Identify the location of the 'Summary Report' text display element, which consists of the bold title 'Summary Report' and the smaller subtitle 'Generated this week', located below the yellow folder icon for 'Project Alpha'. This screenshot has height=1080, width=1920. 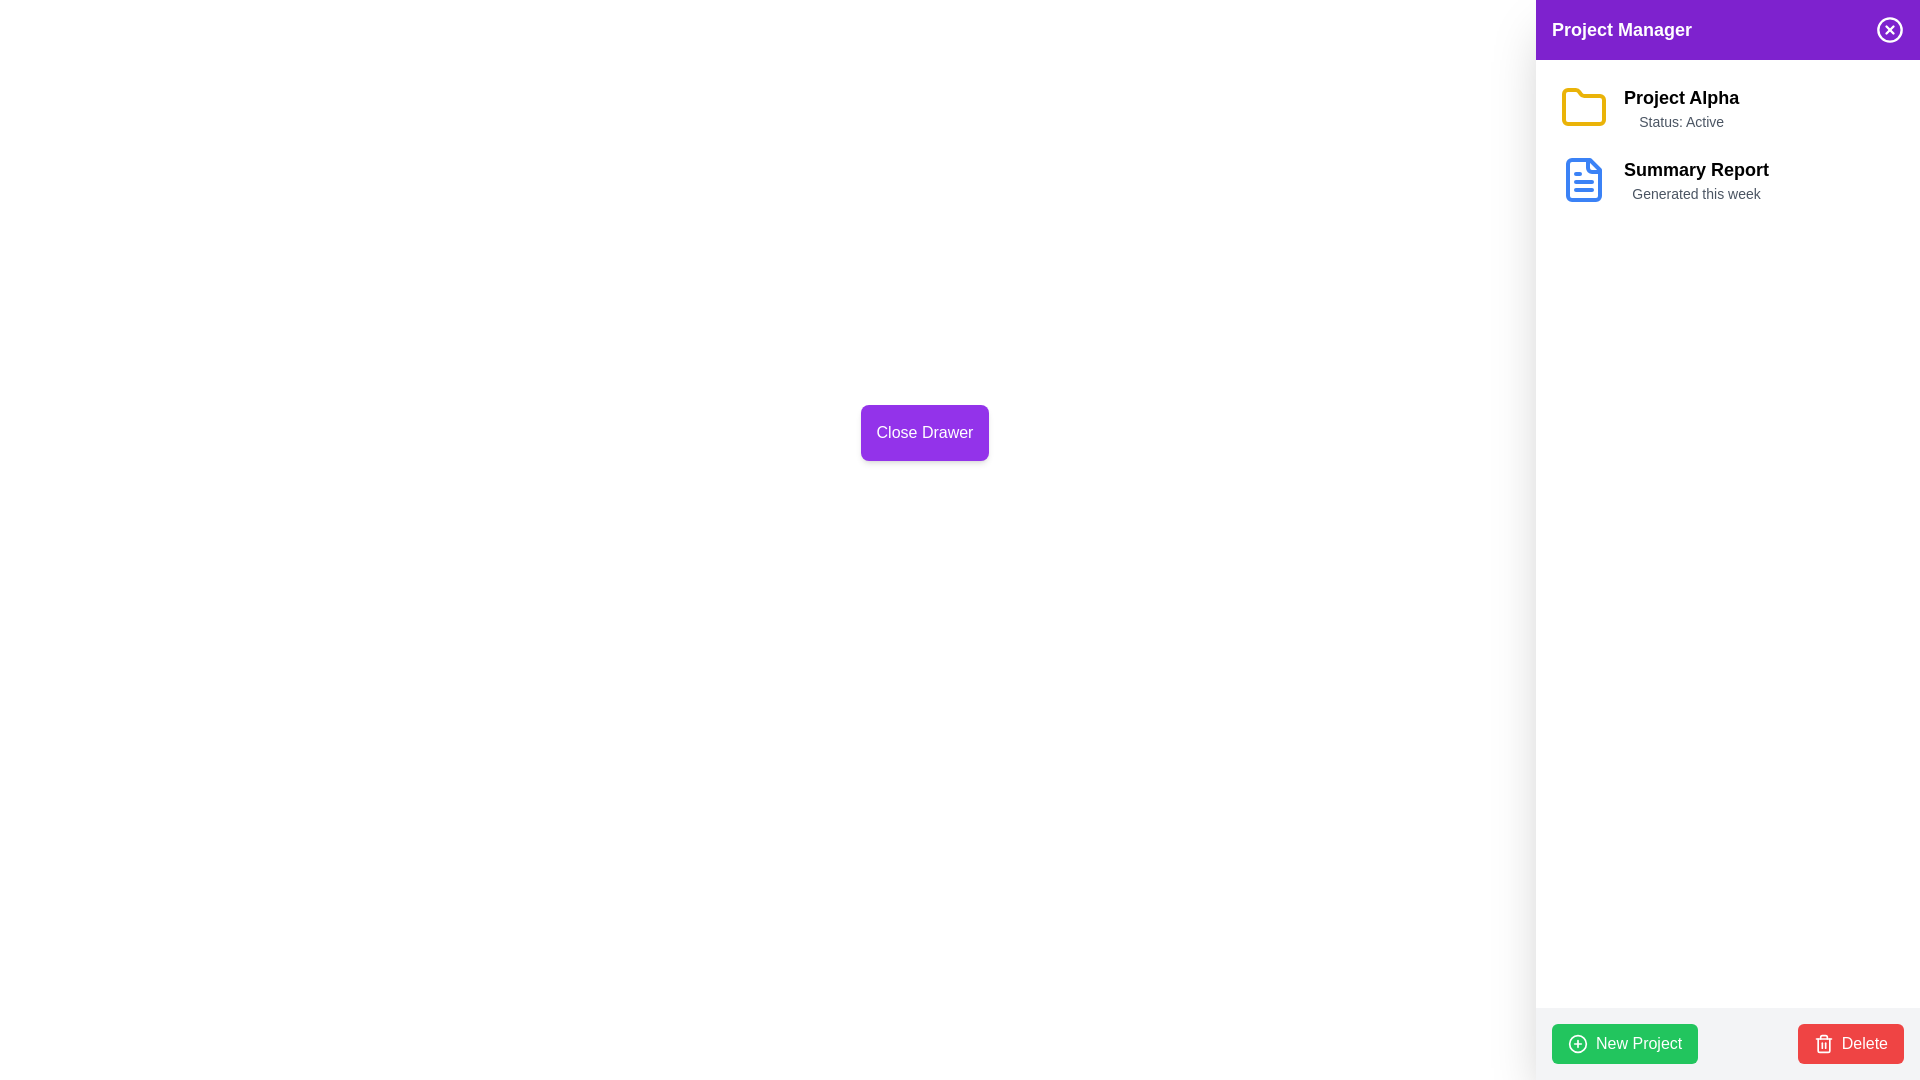
(1695, 180).